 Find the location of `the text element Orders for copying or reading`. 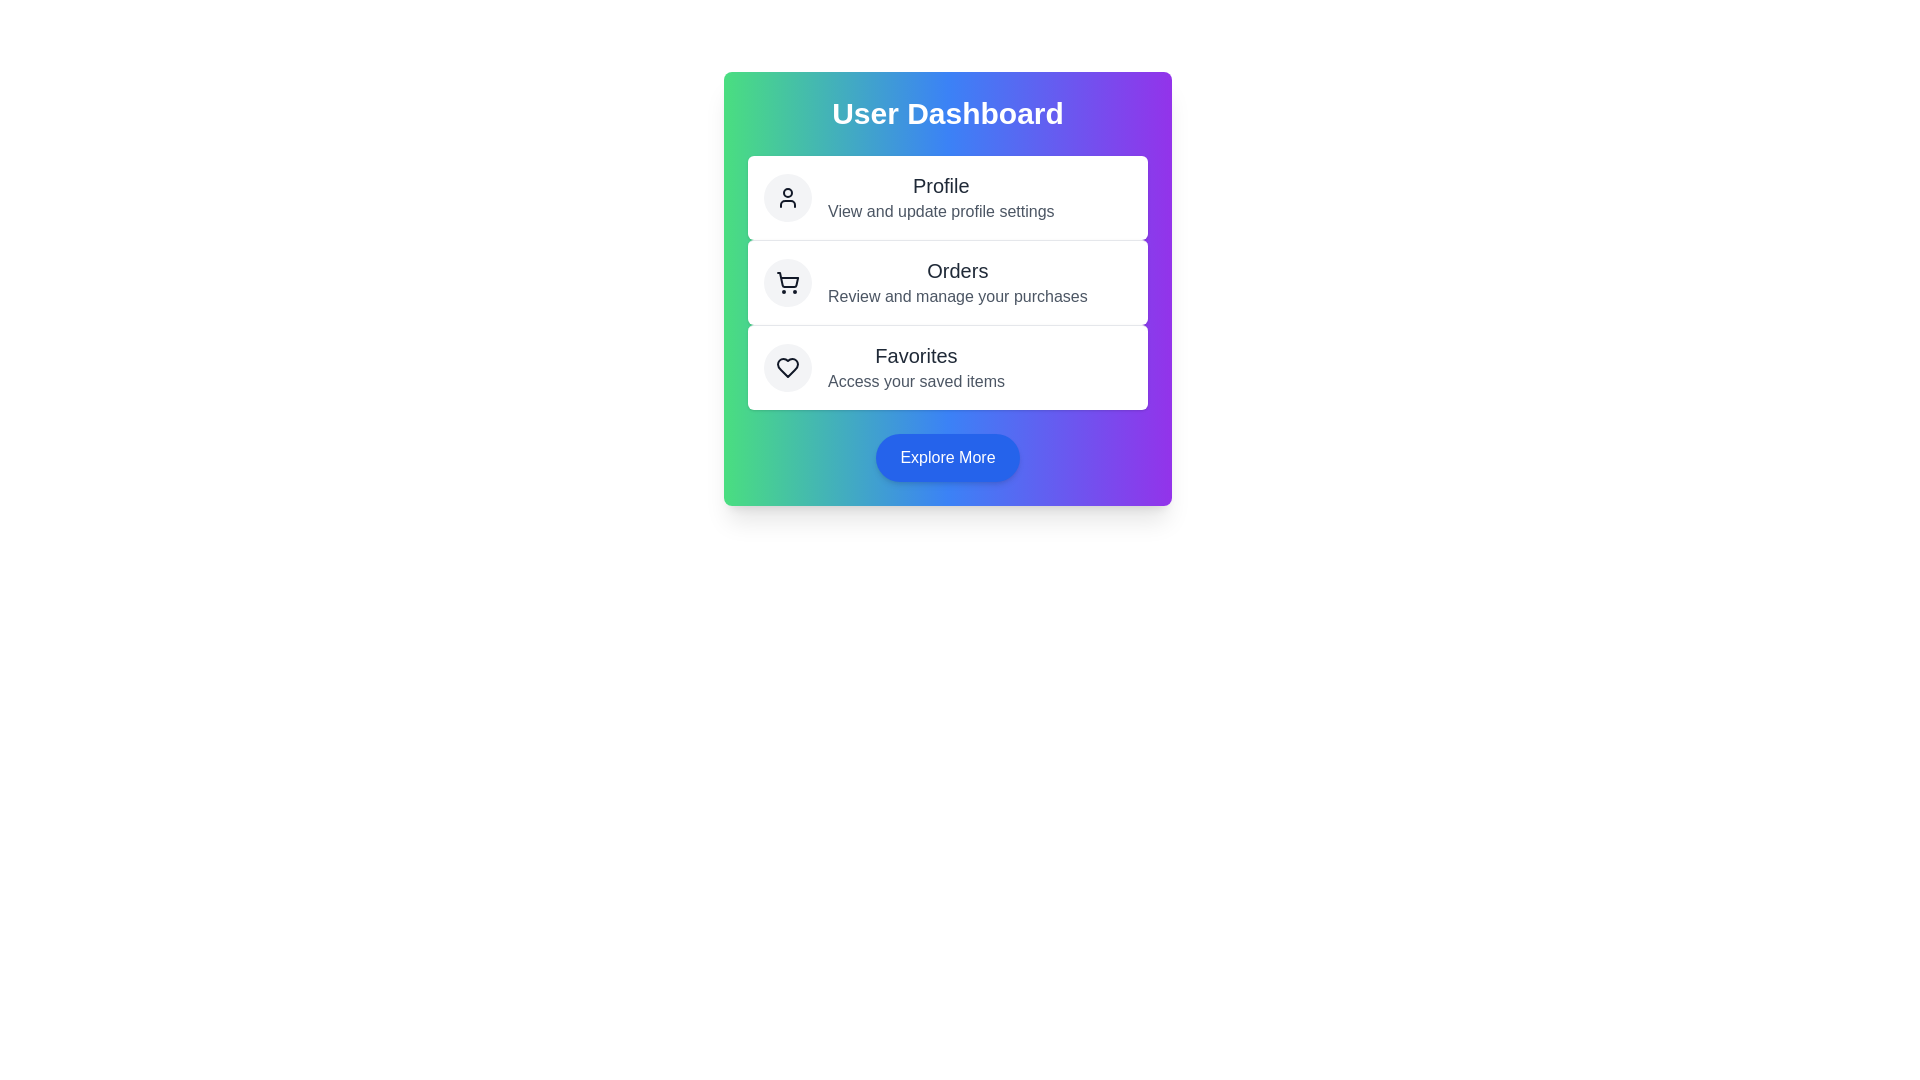

the text element Orders for copying or reading is located at coordinates (955, 270).